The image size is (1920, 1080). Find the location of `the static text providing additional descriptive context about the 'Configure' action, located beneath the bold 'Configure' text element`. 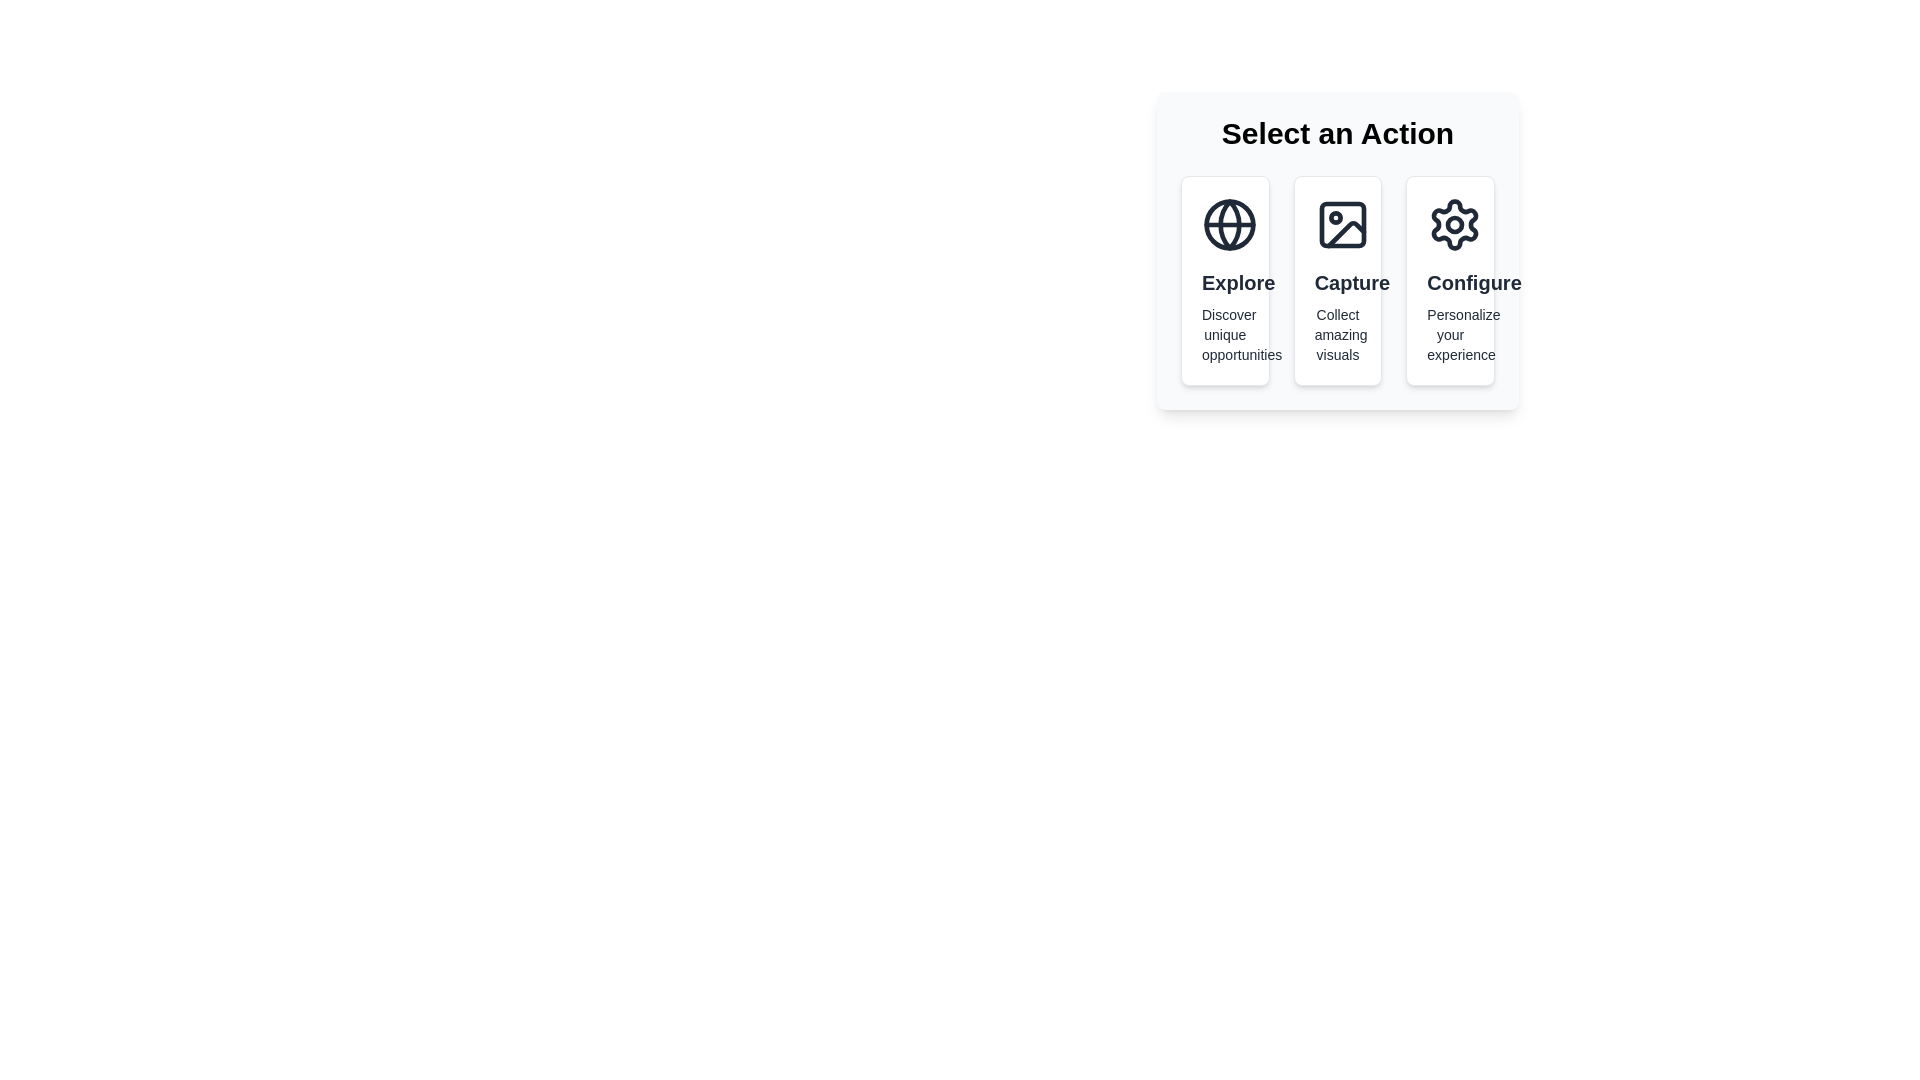

the static text providing additional descriptive context about the 'Configure' action, located beneath the bold 'Configure' text element is located at coordinates (1450, 334).